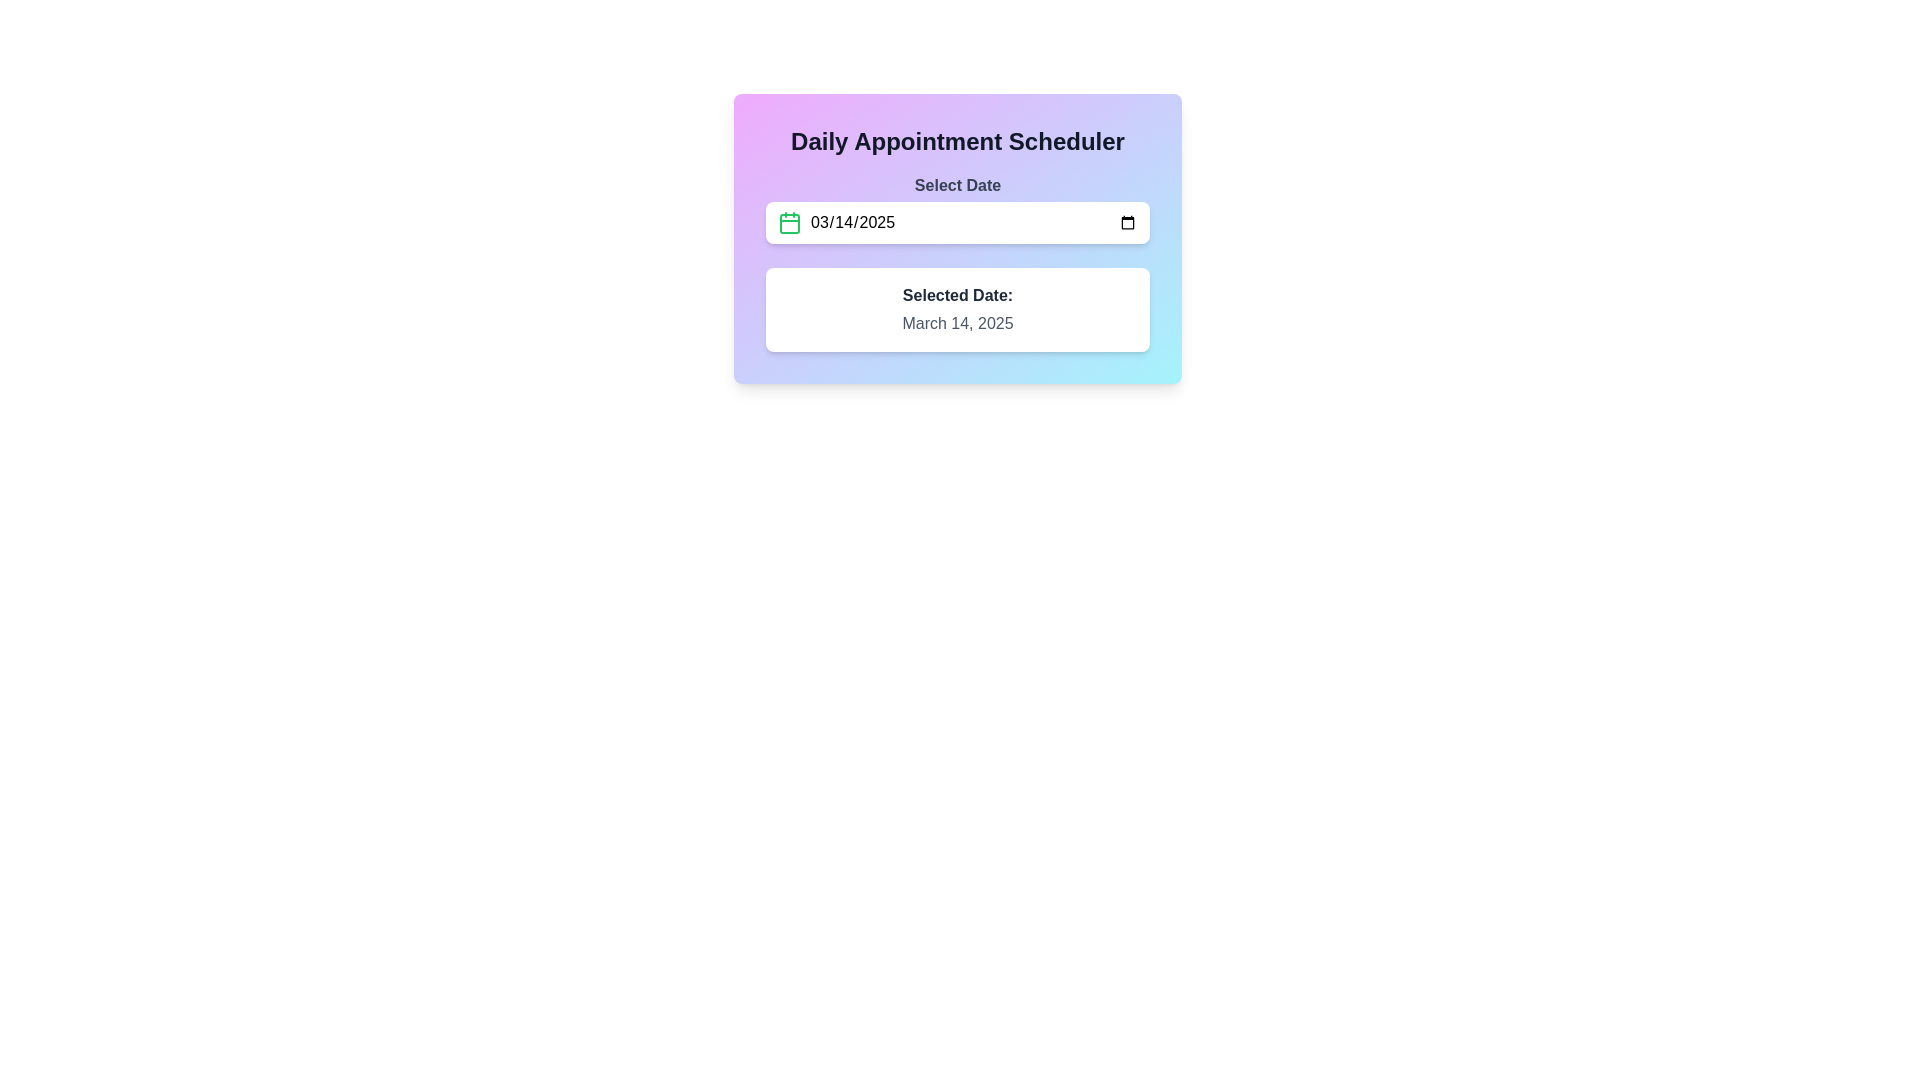 This screenshot has width=1920, height=1080. Describe the element at coordinates (957, 296) in the screenshot. I see `the static text label that indicates the data pertains to the selected date, positioned above the date 'March 14, 2025' in a white card-like section` at that location.